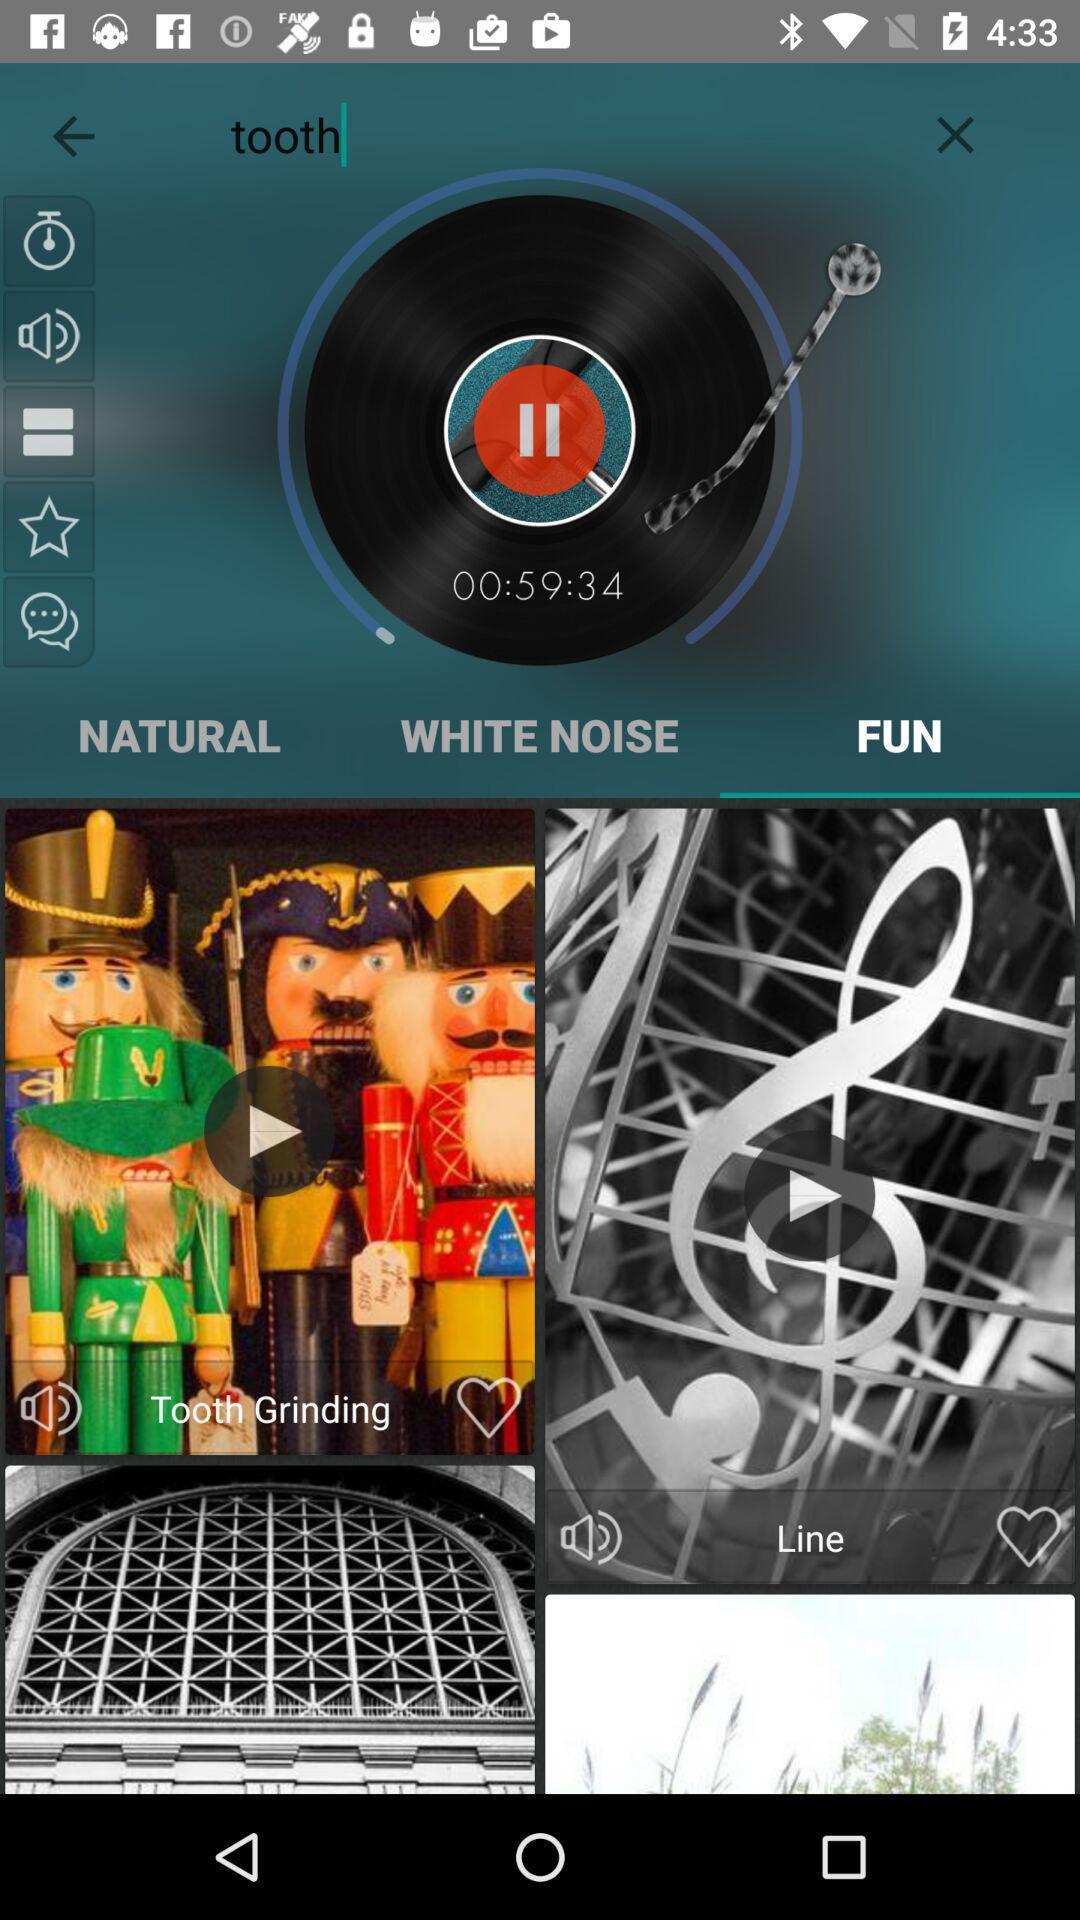  Describe the element at coordinates (48, 430) in the screenshot. I see `pause song` at that location.